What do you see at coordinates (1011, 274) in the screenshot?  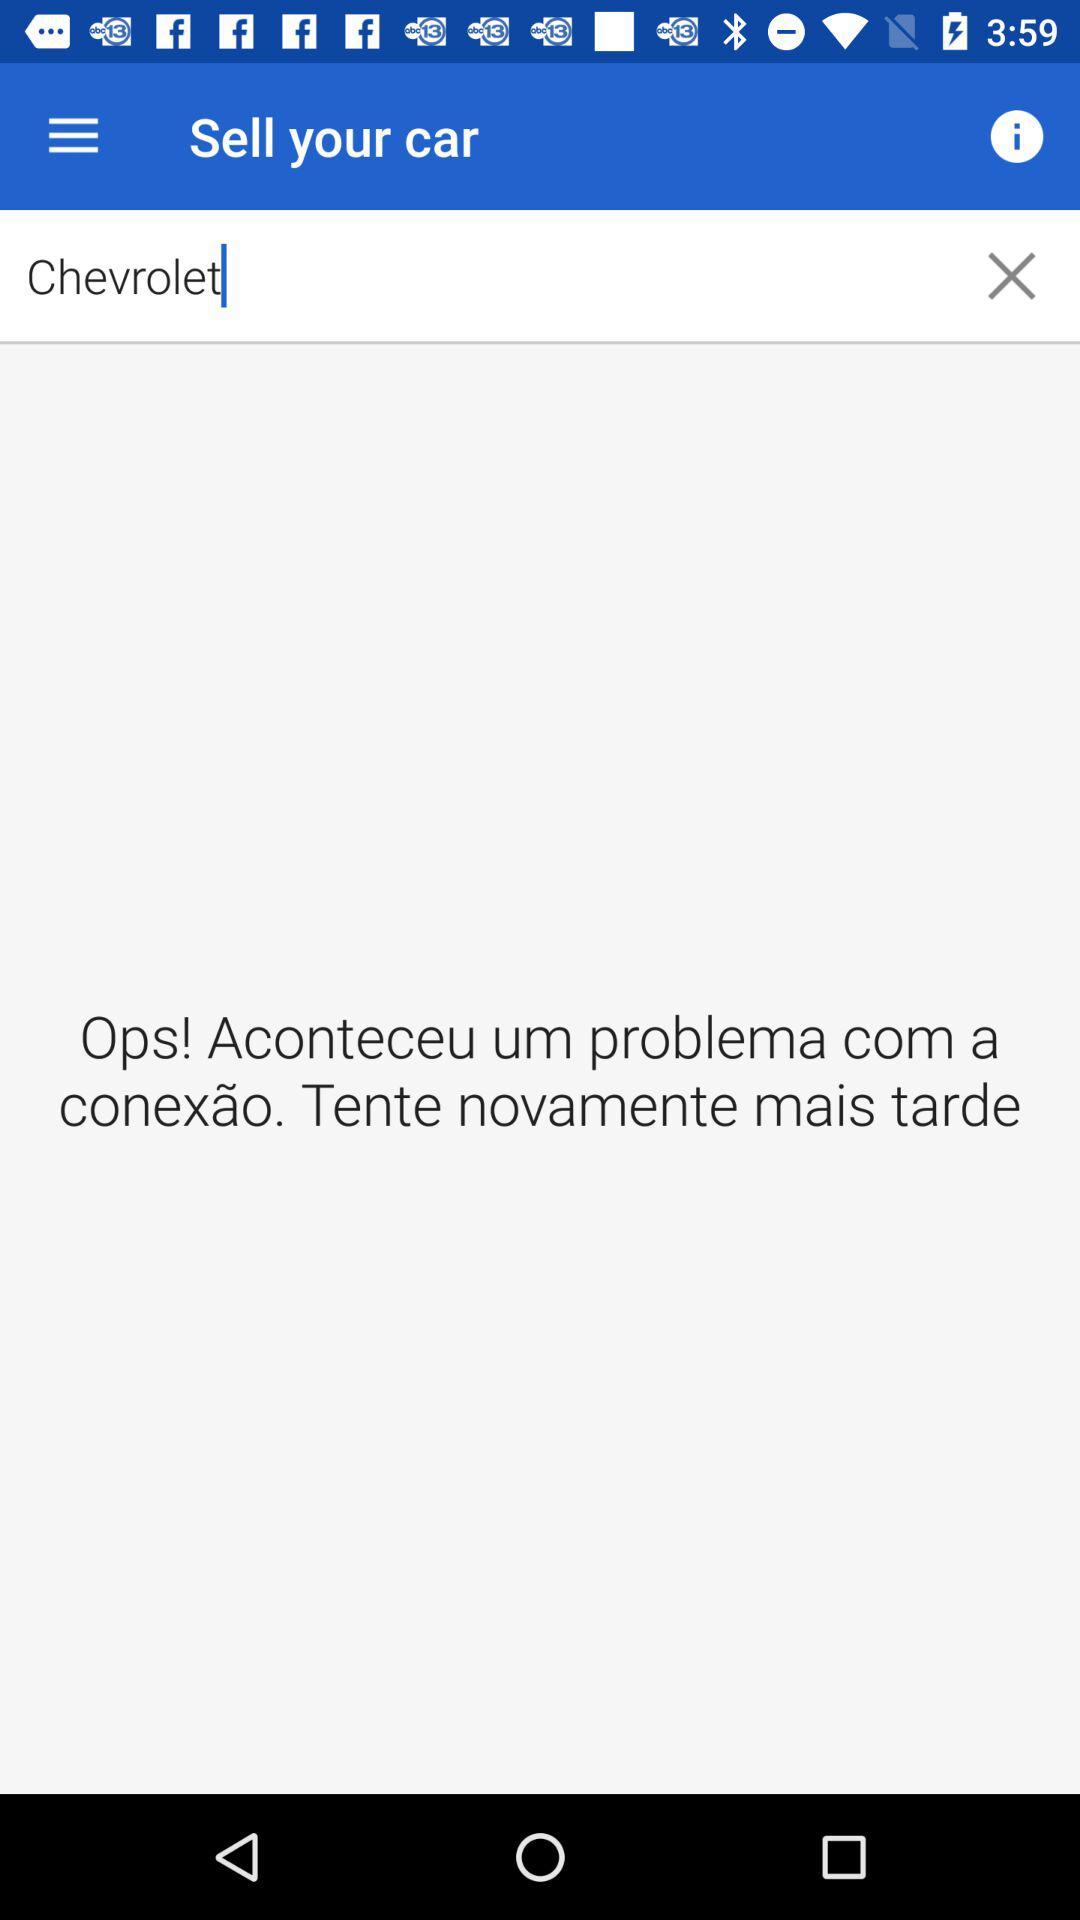 I see `icon next to the chevrolet` at bounding box center [1011, 274].